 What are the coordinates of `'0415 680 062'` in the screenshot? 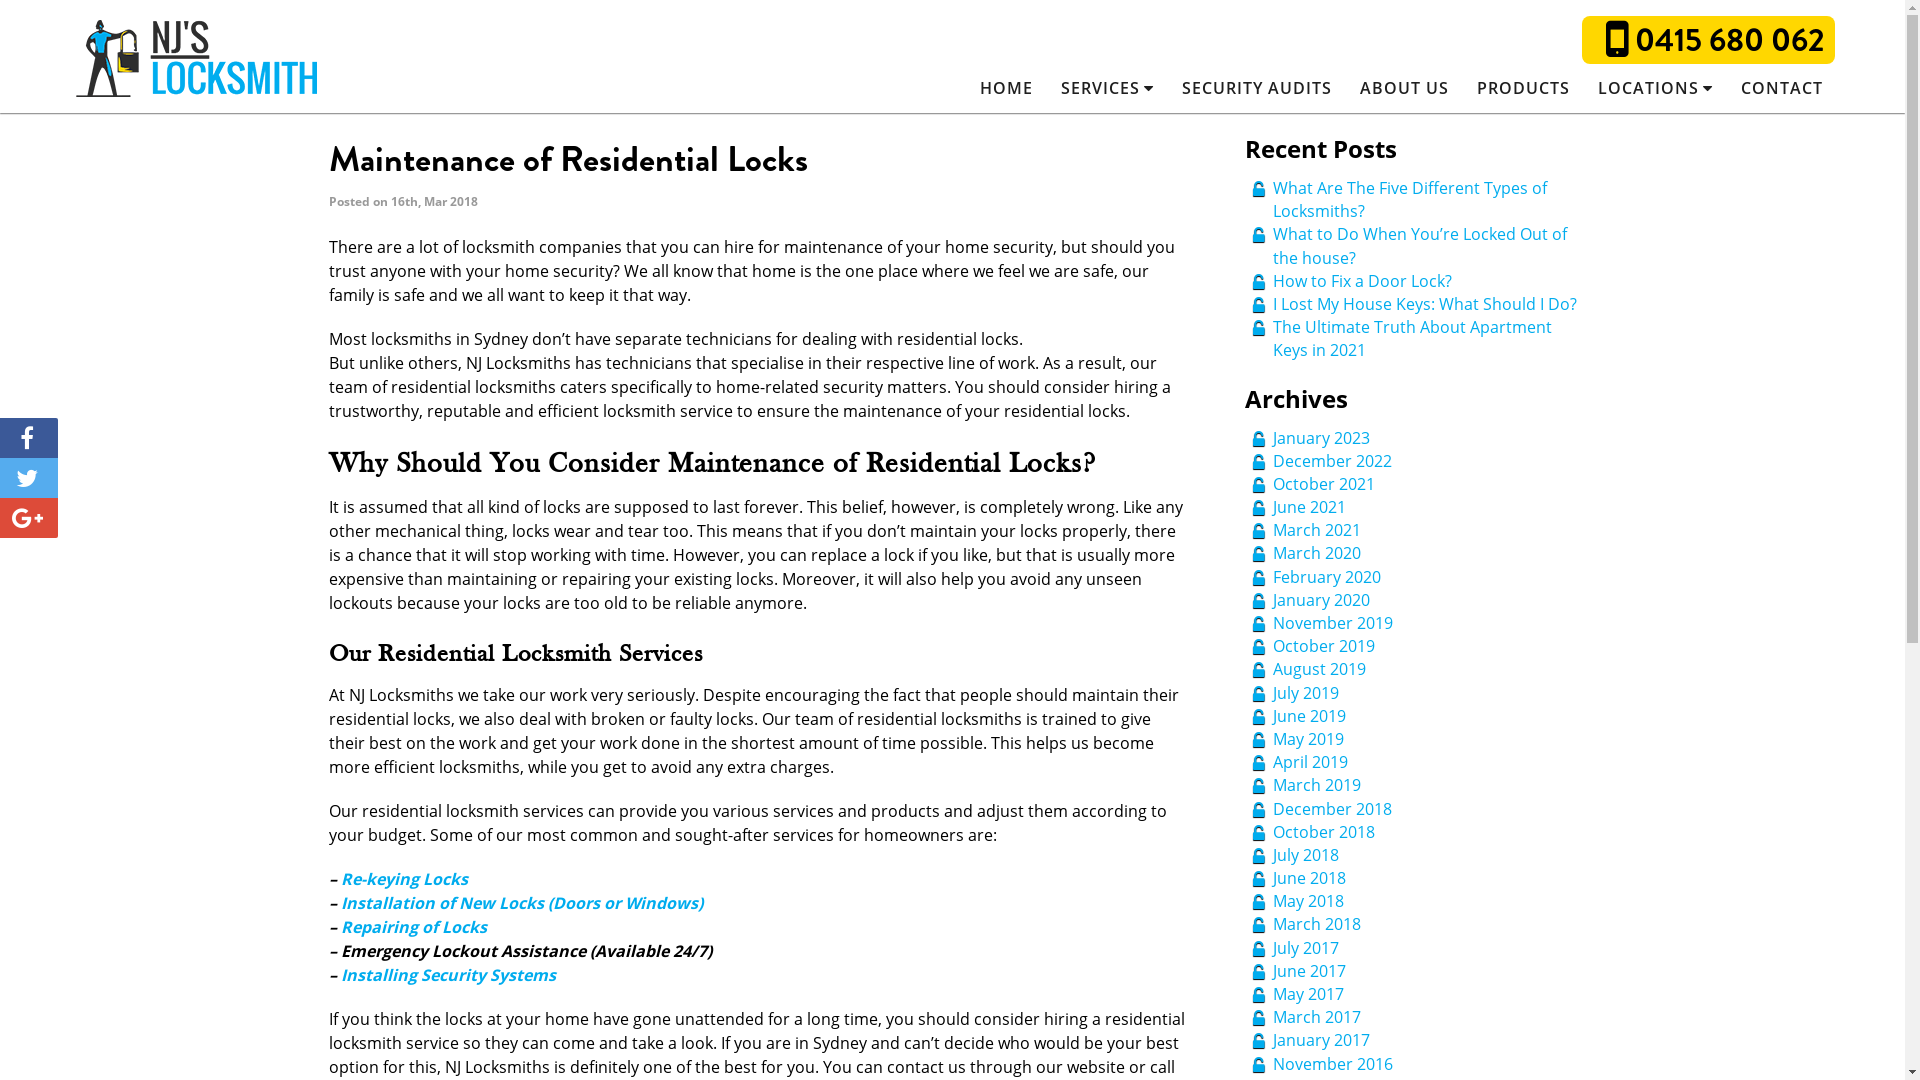 It's located at (1714, 39).